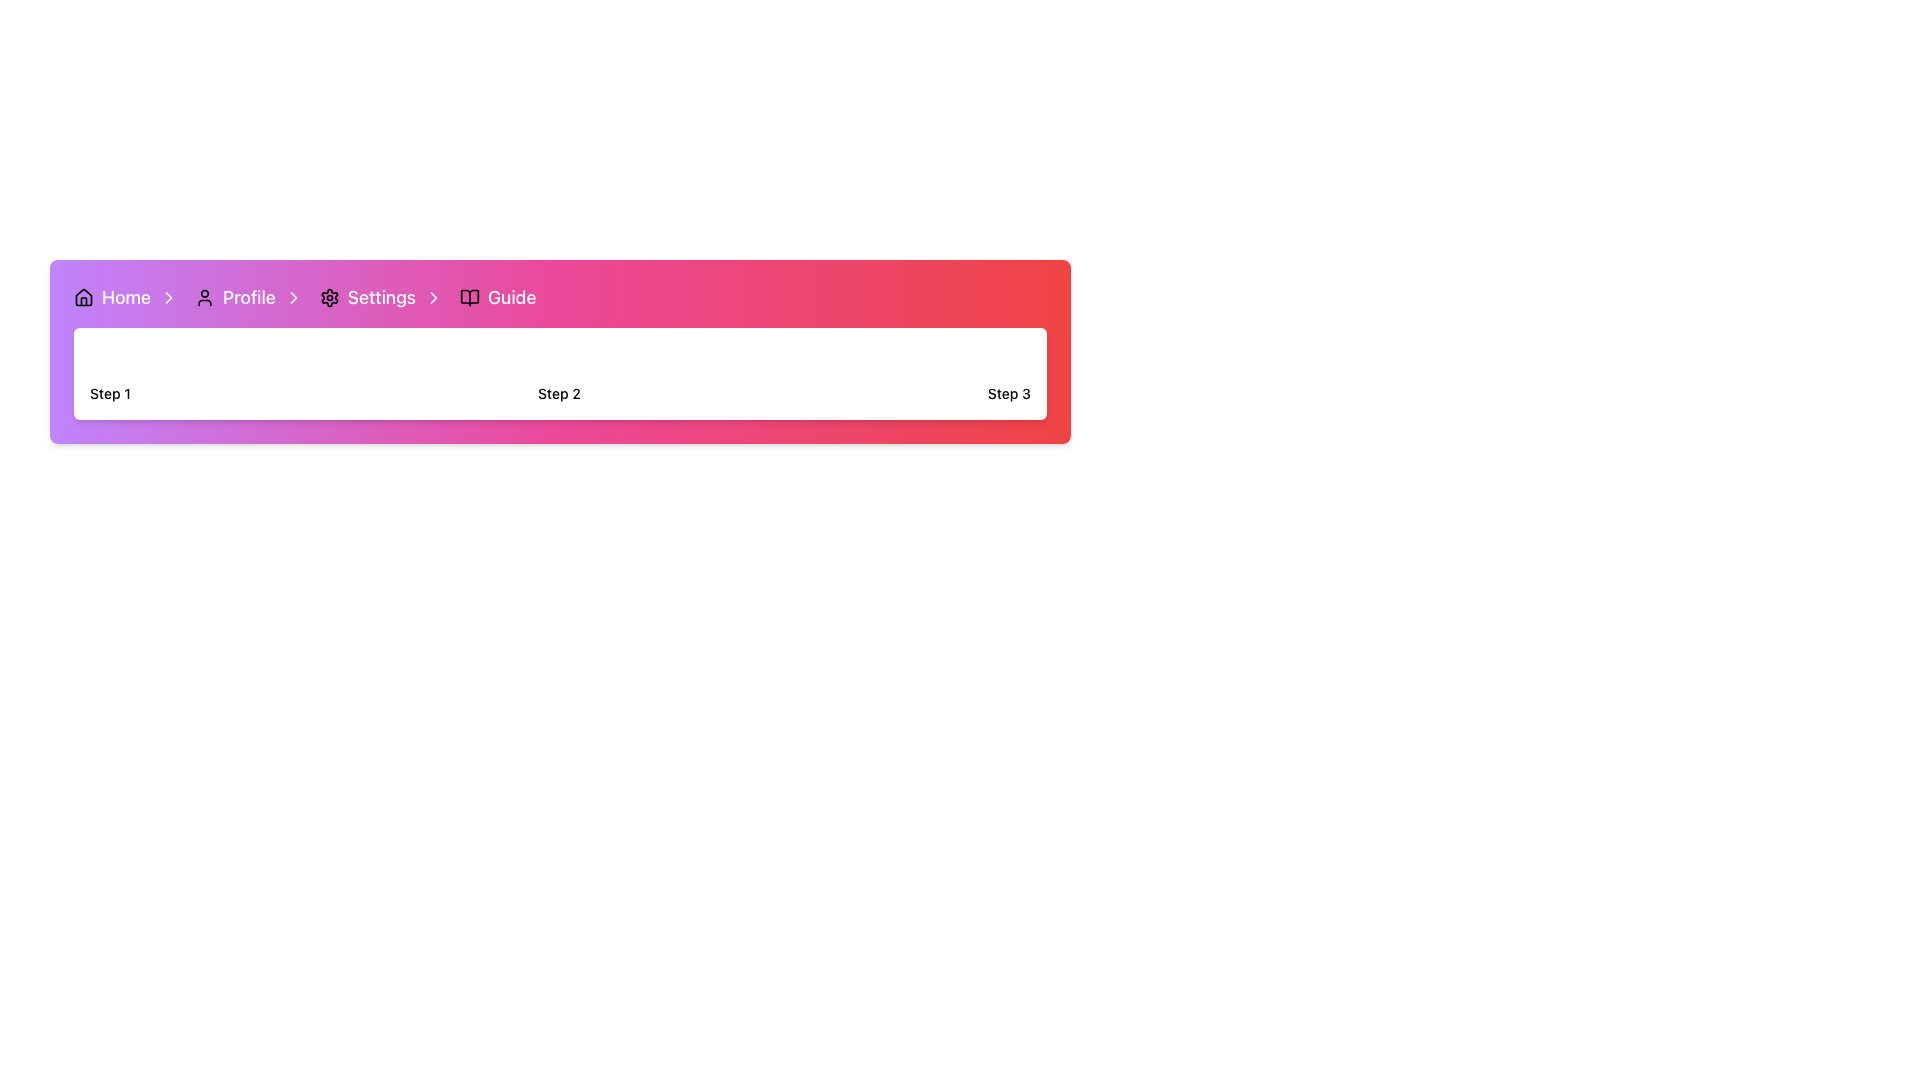 This screenshot has height=1080, width=1920. I want to click on the text label displaying 'Step 3', which is part of the step indicator design, so click(1009, 393).